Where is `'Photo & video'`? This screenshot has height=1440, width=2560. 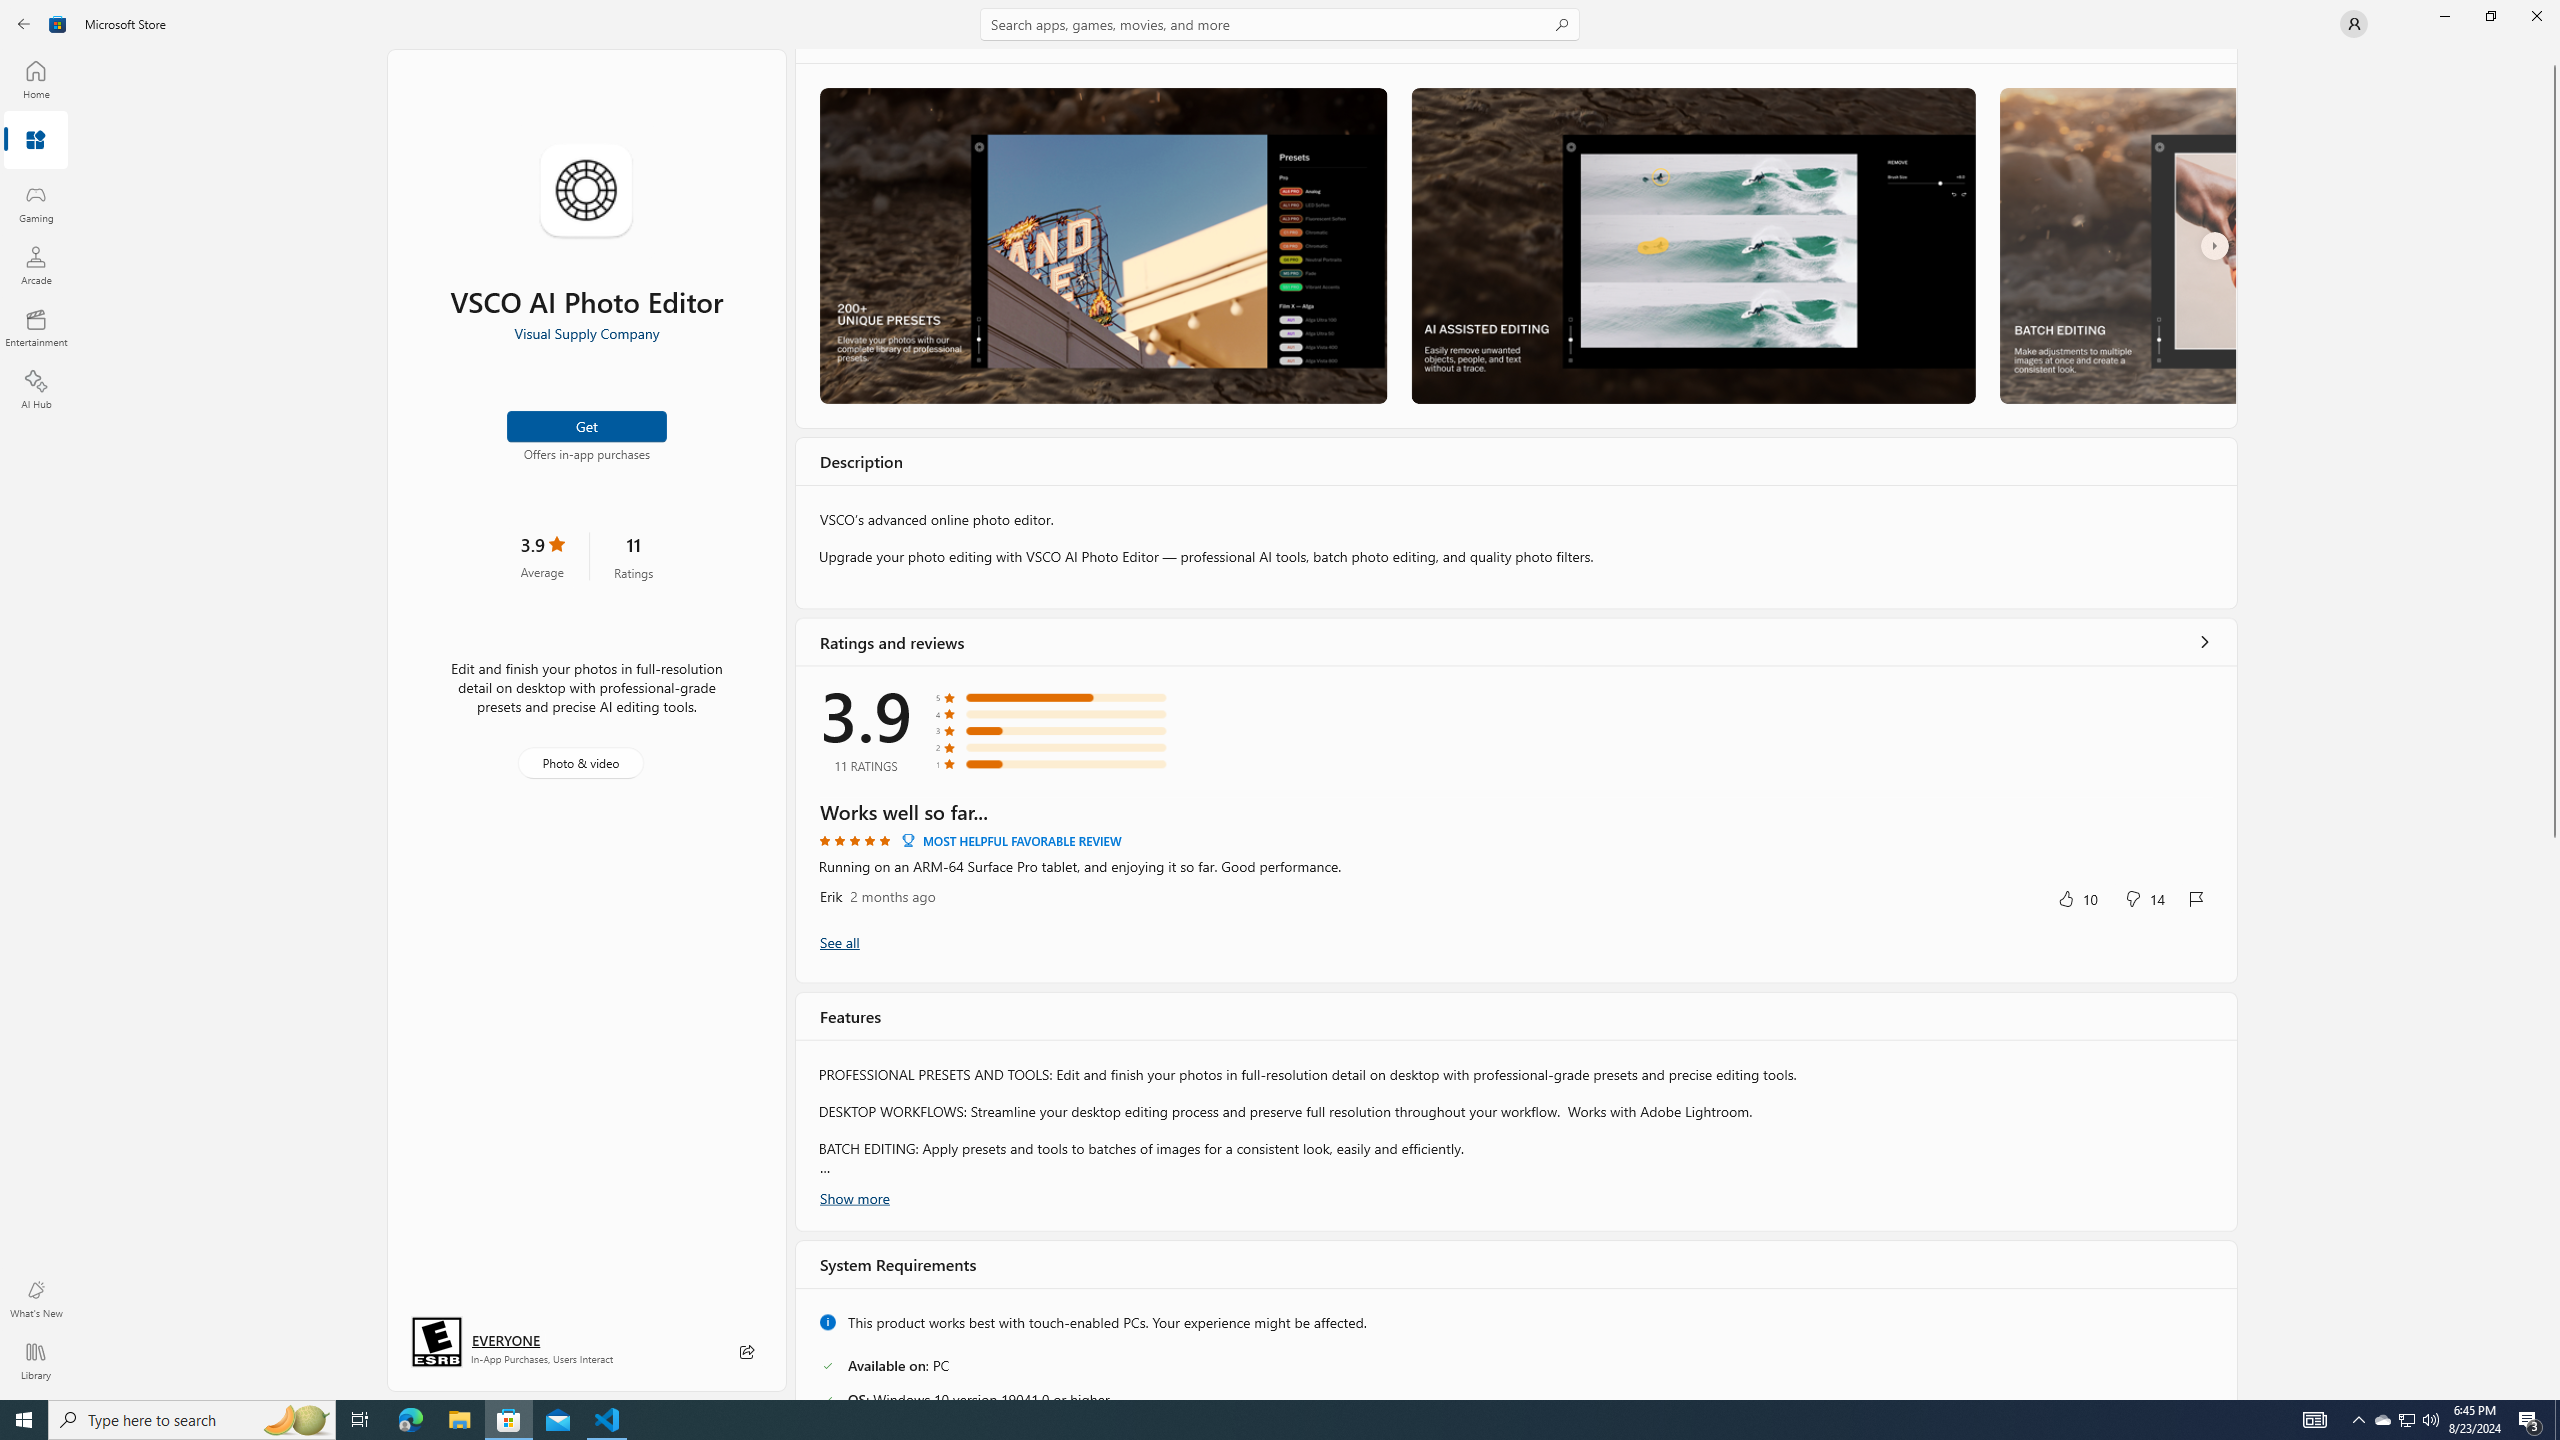 'Photo & video' is located at coordinates (578, 762).